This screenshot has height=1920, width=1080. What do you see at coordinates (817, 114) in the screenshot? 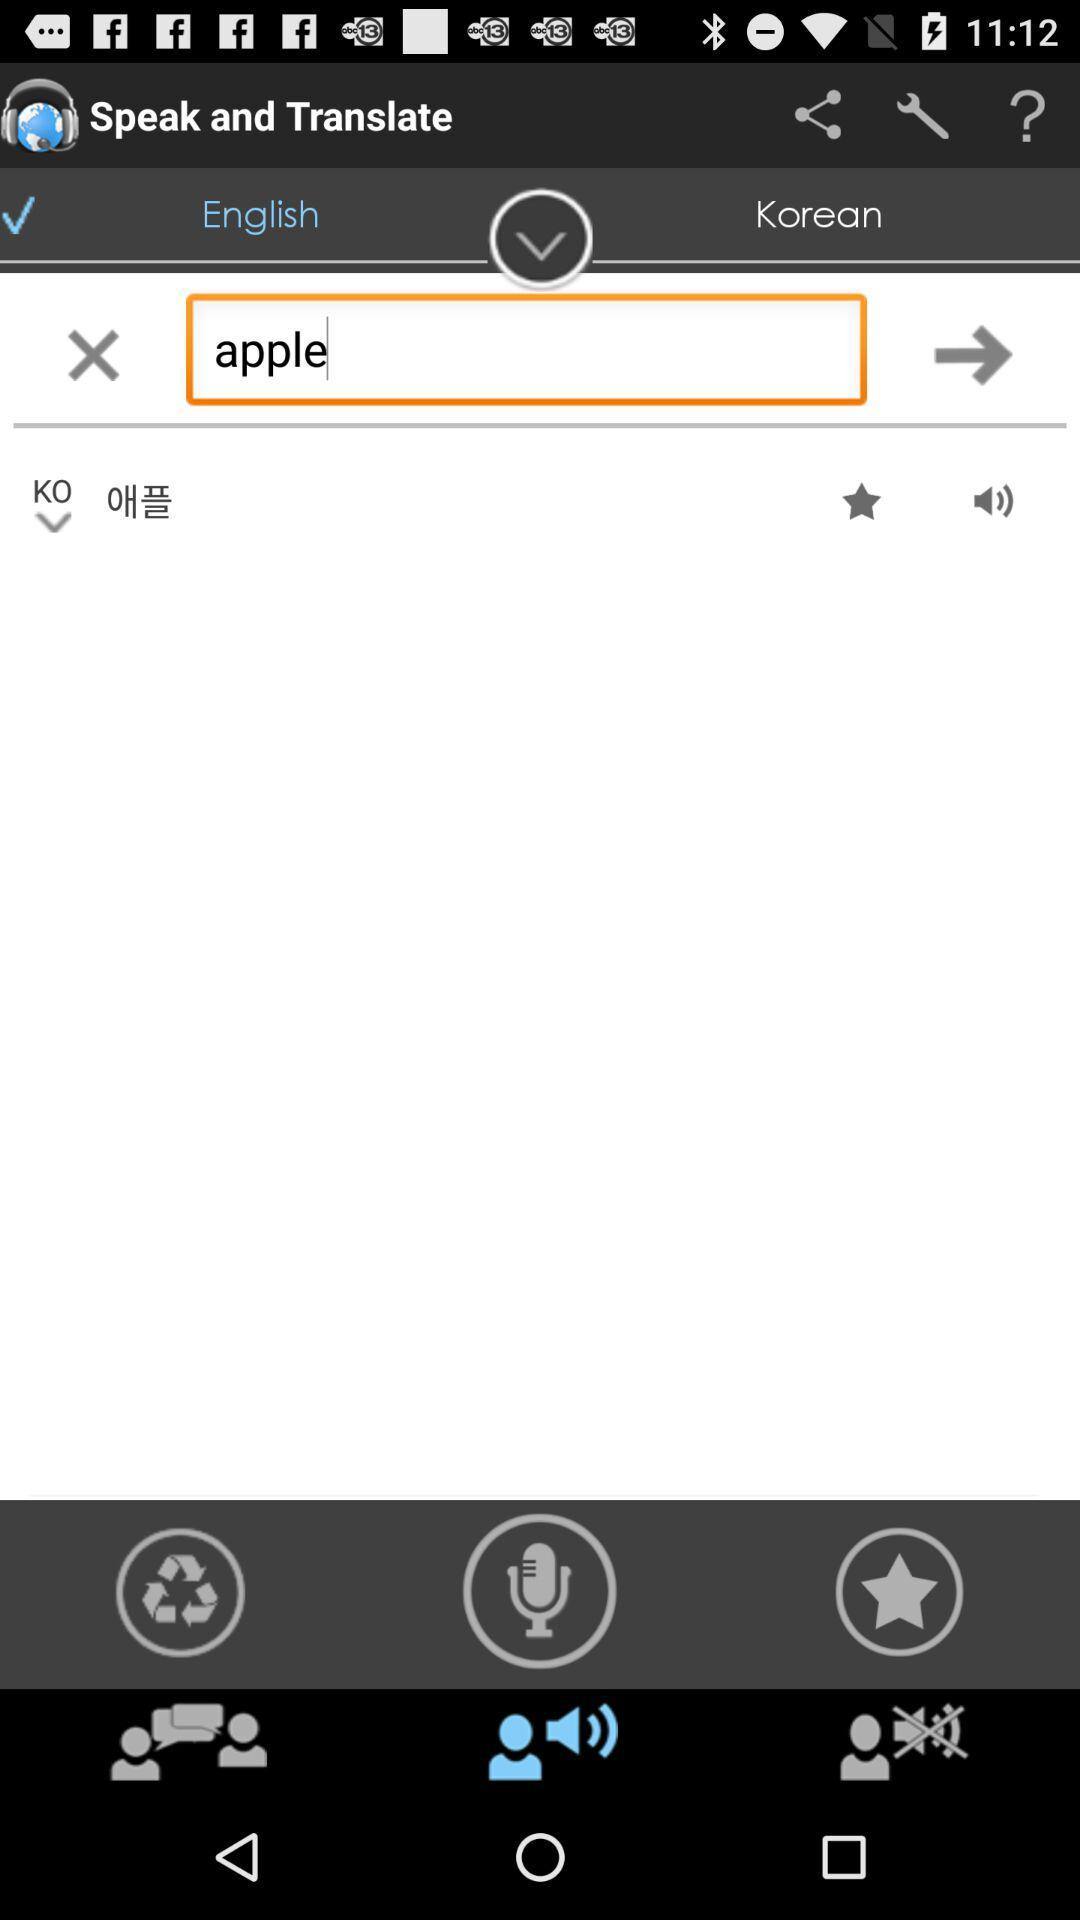
I see `share` at bounding box center [817, 114].